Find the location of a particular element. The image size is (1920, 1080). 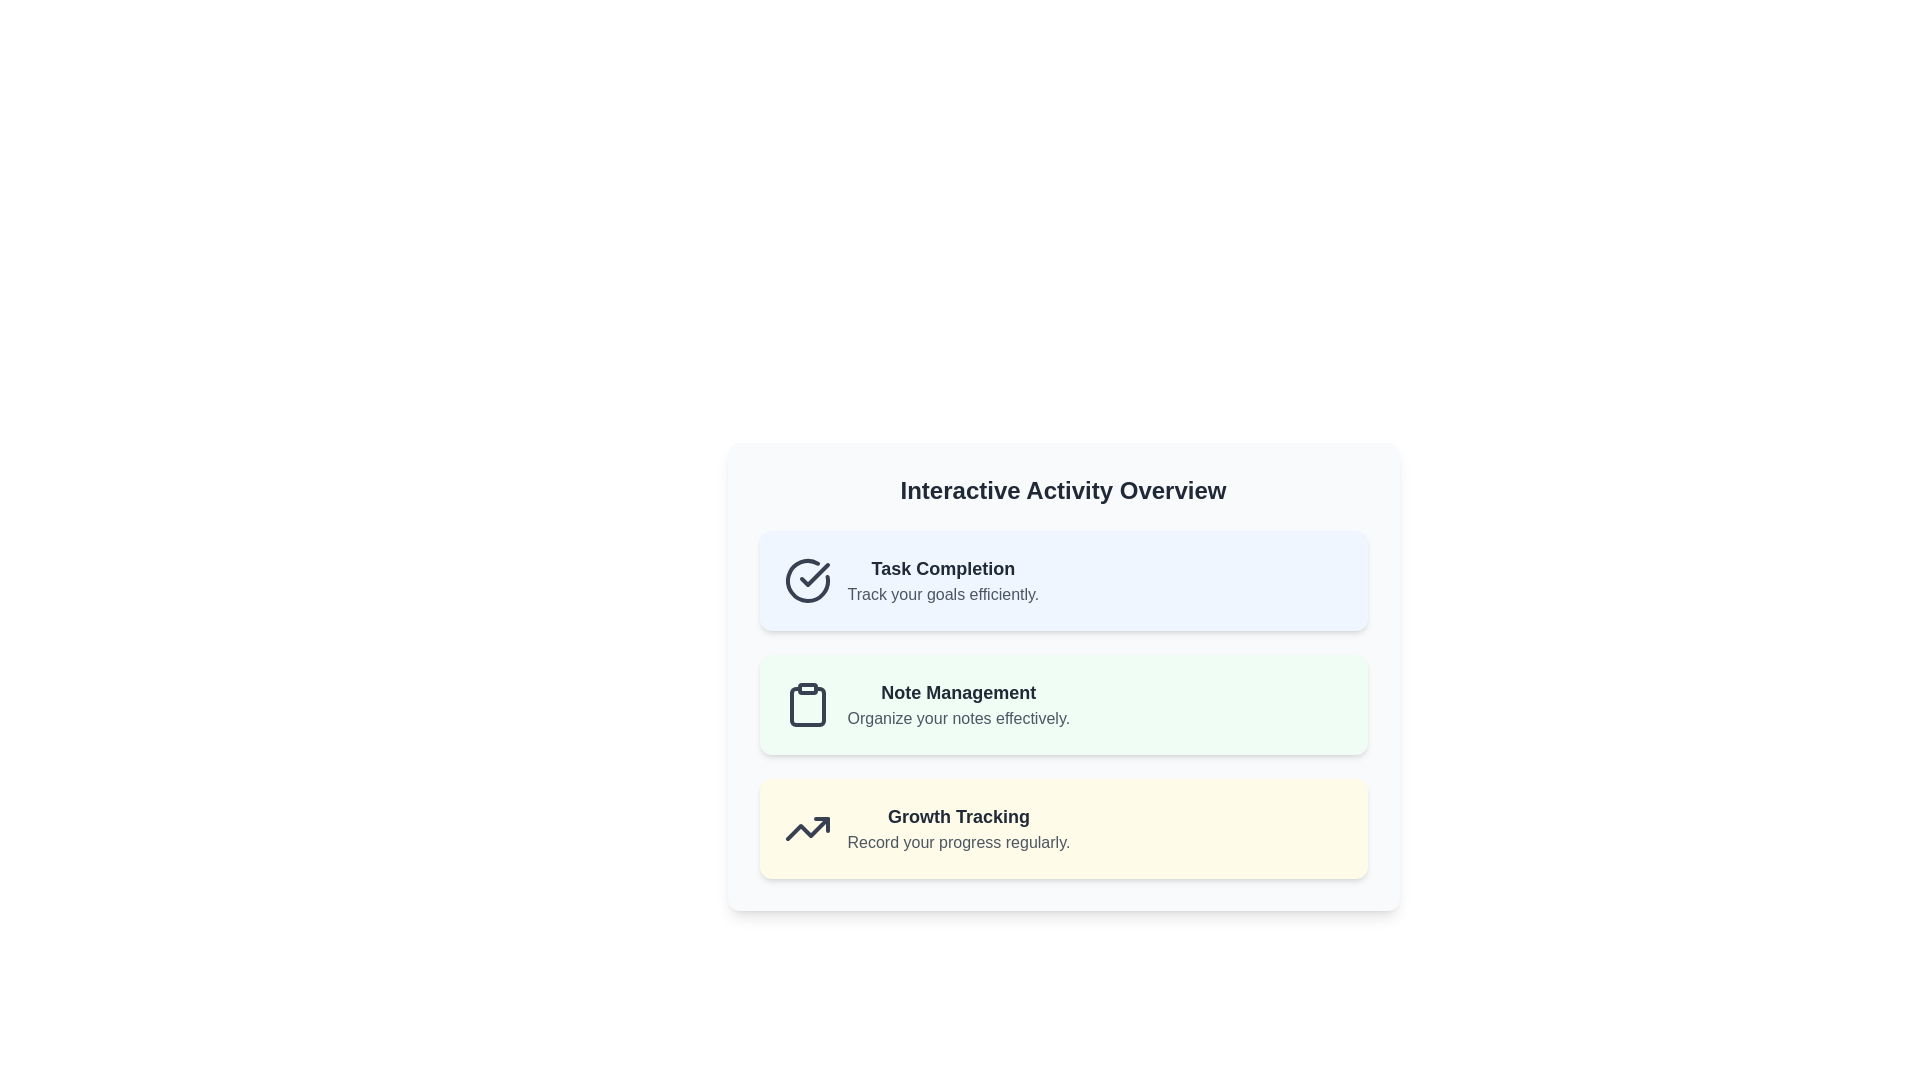

the text label displaying 'Track your goals efficiently.' which is located below the 'Task Completion' label within the blue-colored rectangular card is located at coordinates (942, 593).